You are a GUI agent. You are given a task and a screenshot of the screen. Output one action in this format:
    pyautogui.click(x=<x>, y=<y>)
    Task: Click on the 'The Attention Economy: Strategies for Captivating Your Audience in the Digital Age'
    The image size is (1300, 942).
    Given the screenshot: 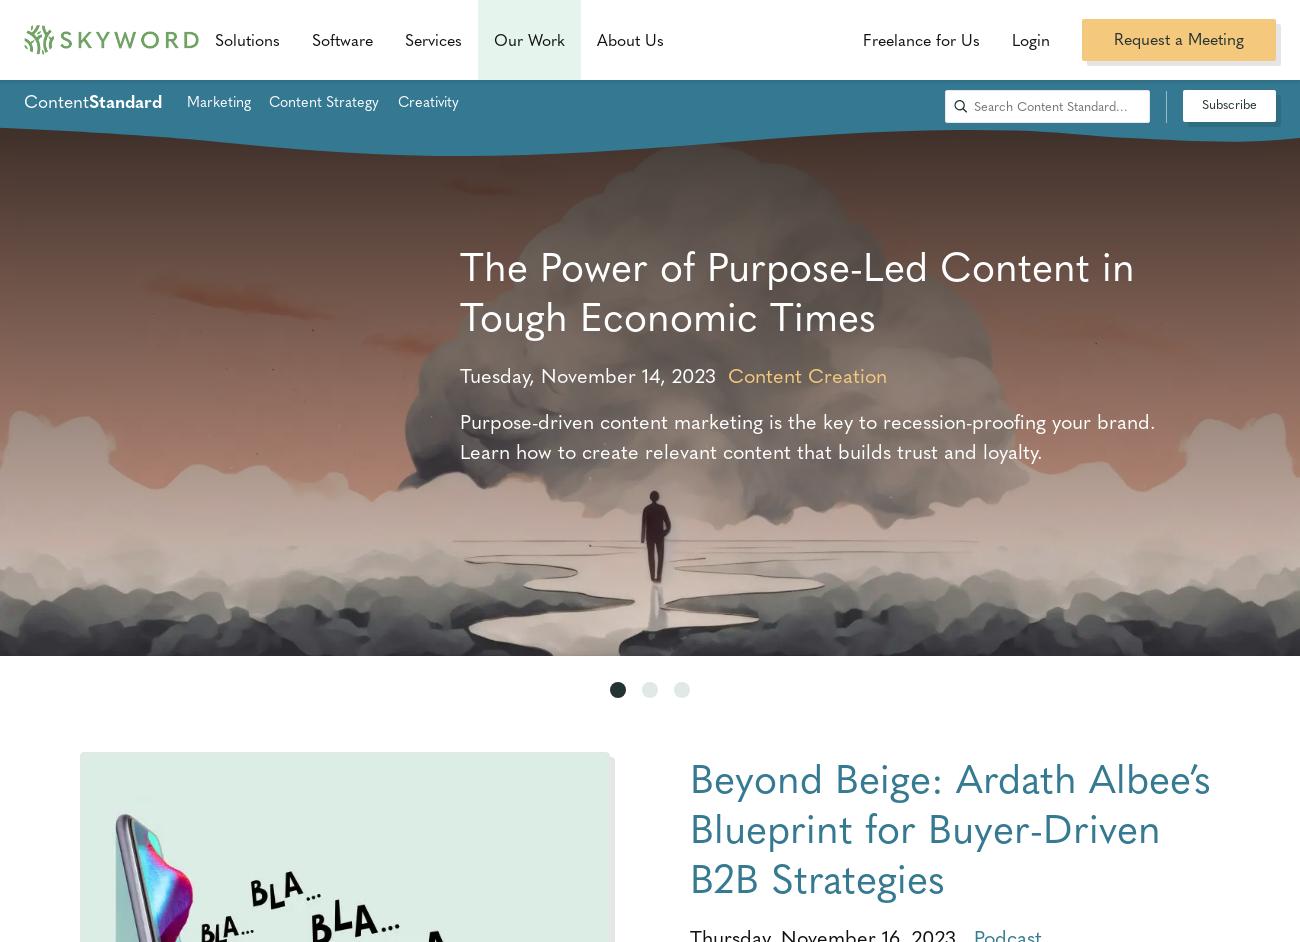 What is the action you would take?
    pyautogui.click(x=817, y=314)
    